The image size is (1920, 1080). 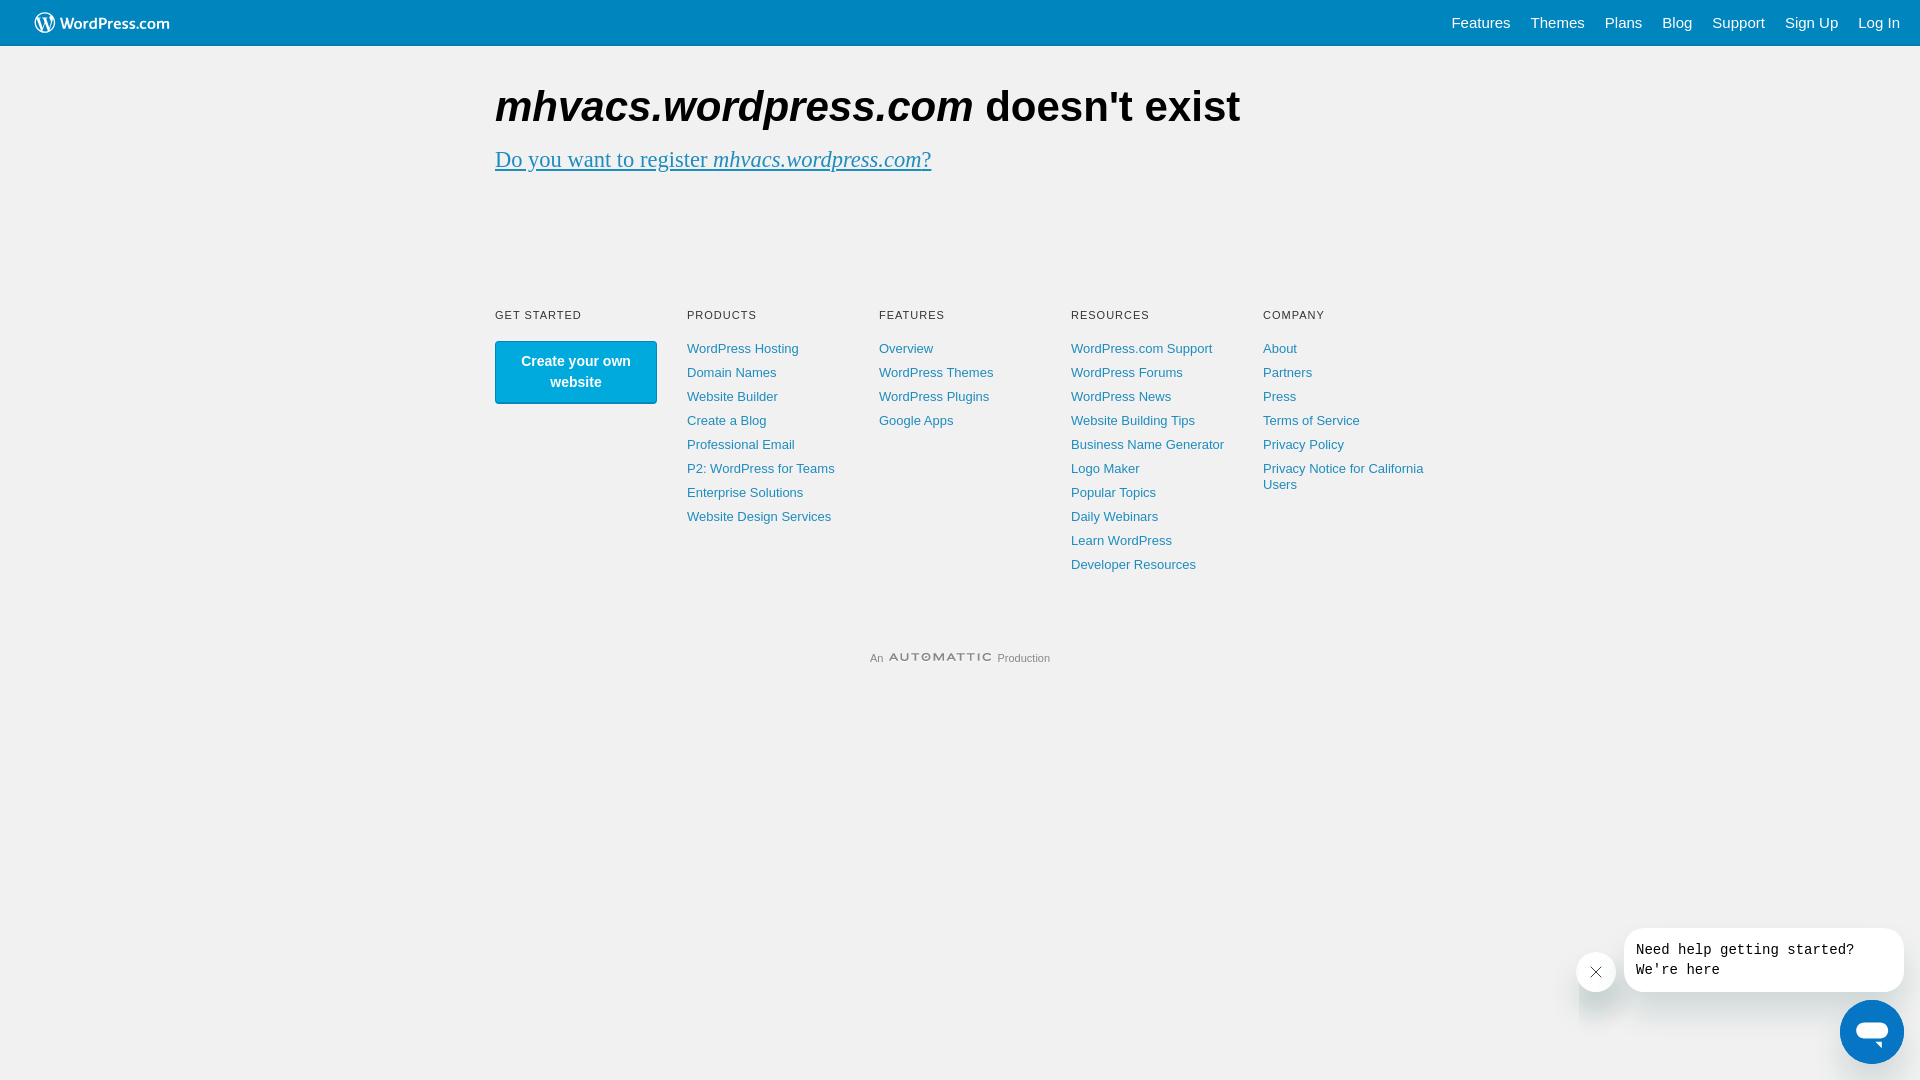 What do you see at coordinates (1480, 23) in the screenshot?
I see `'Features'` at bounding box center [1480, 23].